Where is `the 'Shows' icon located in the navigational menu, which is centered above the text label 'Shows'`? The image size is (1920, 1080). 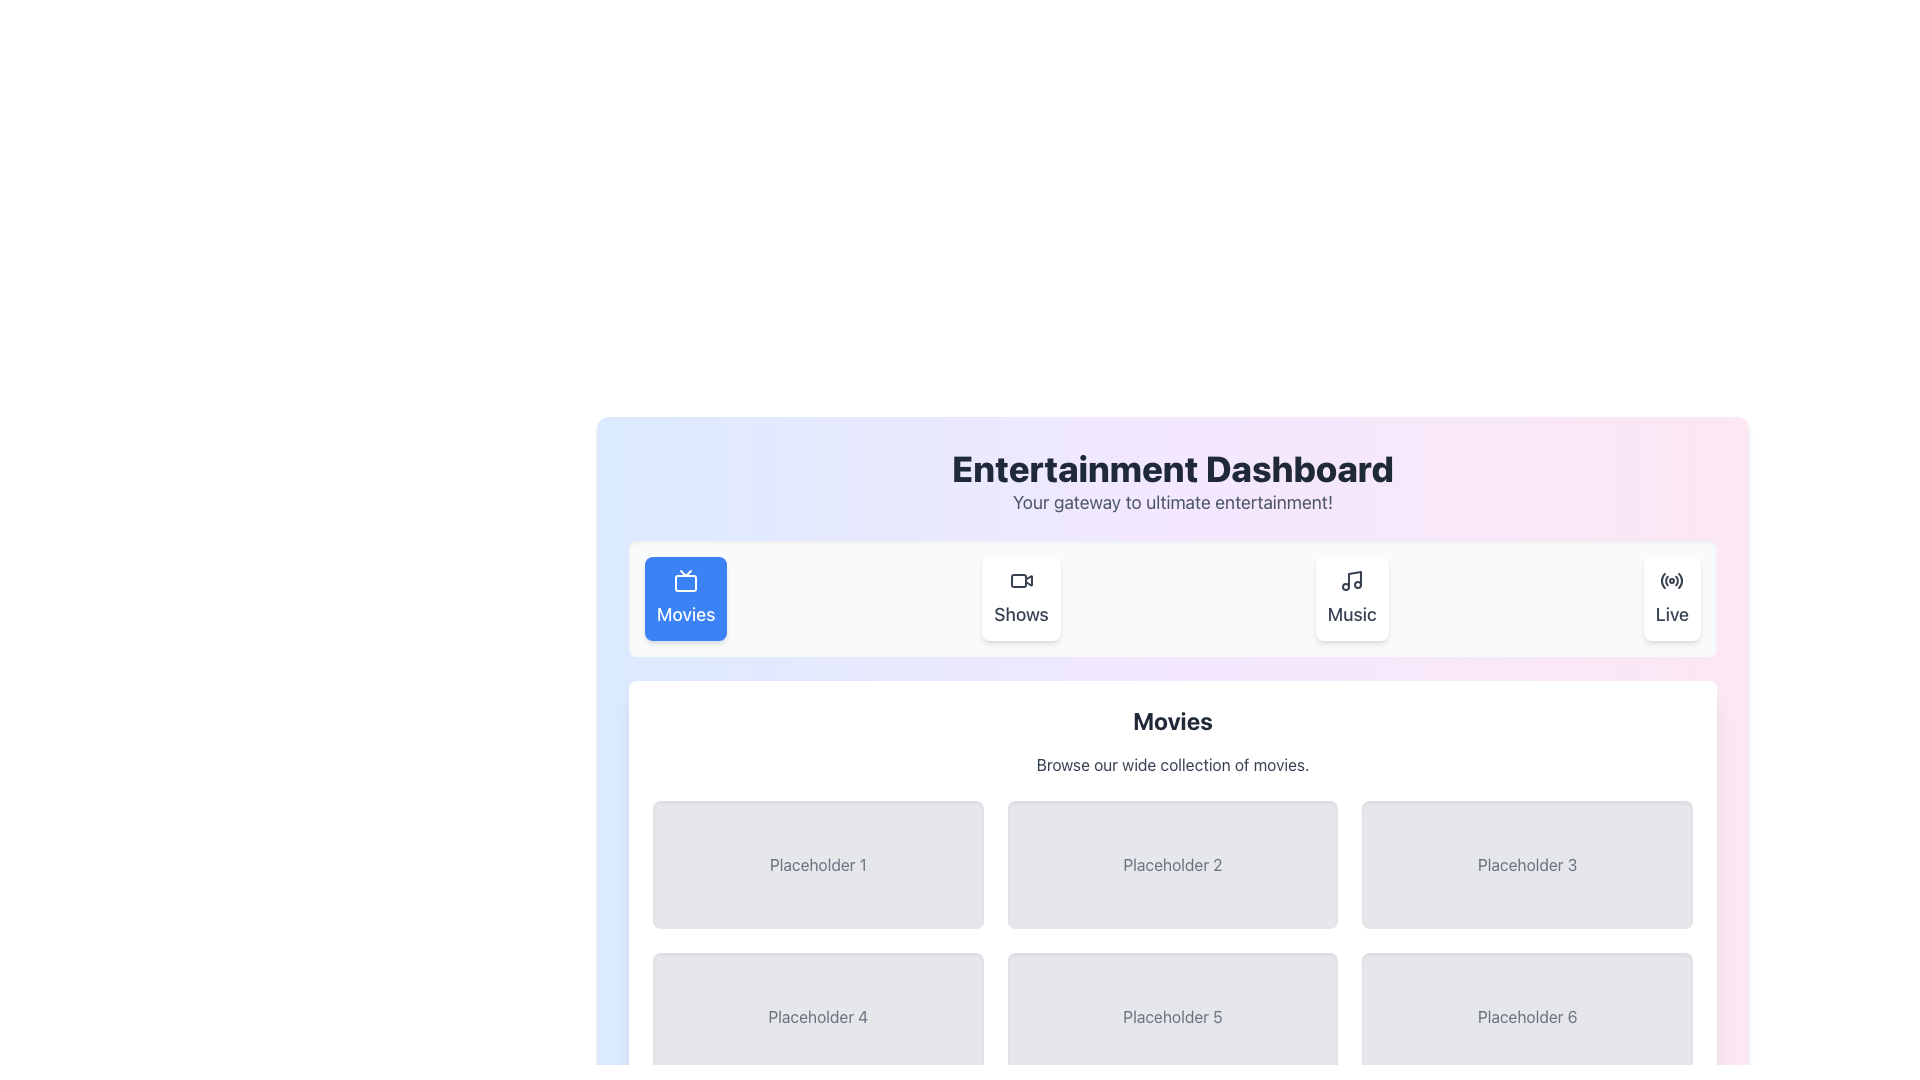 the 'Shows' icon located in the navigational menu, which is centered above the text label 'Shows' is located at coordinates (1021, 581).